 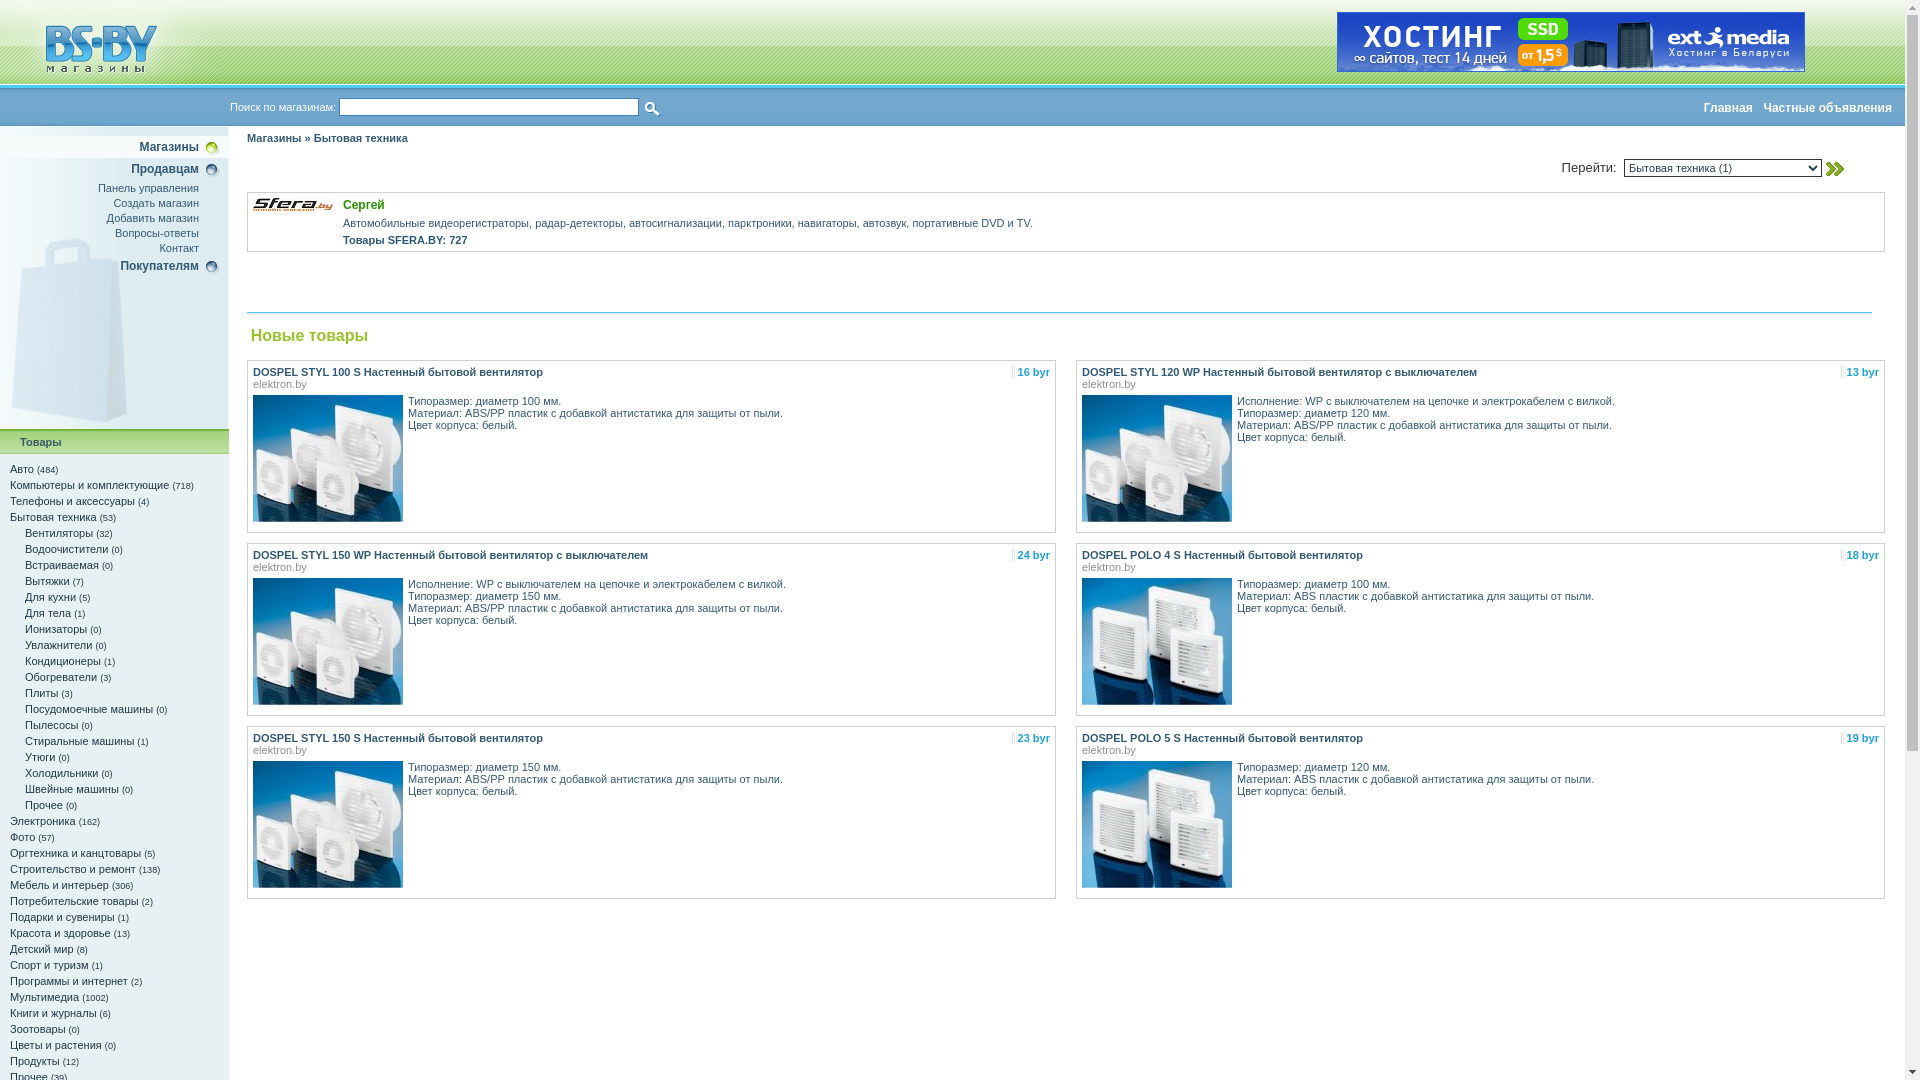 I want to click on 'sfera.by', so click(x=291, y=204).